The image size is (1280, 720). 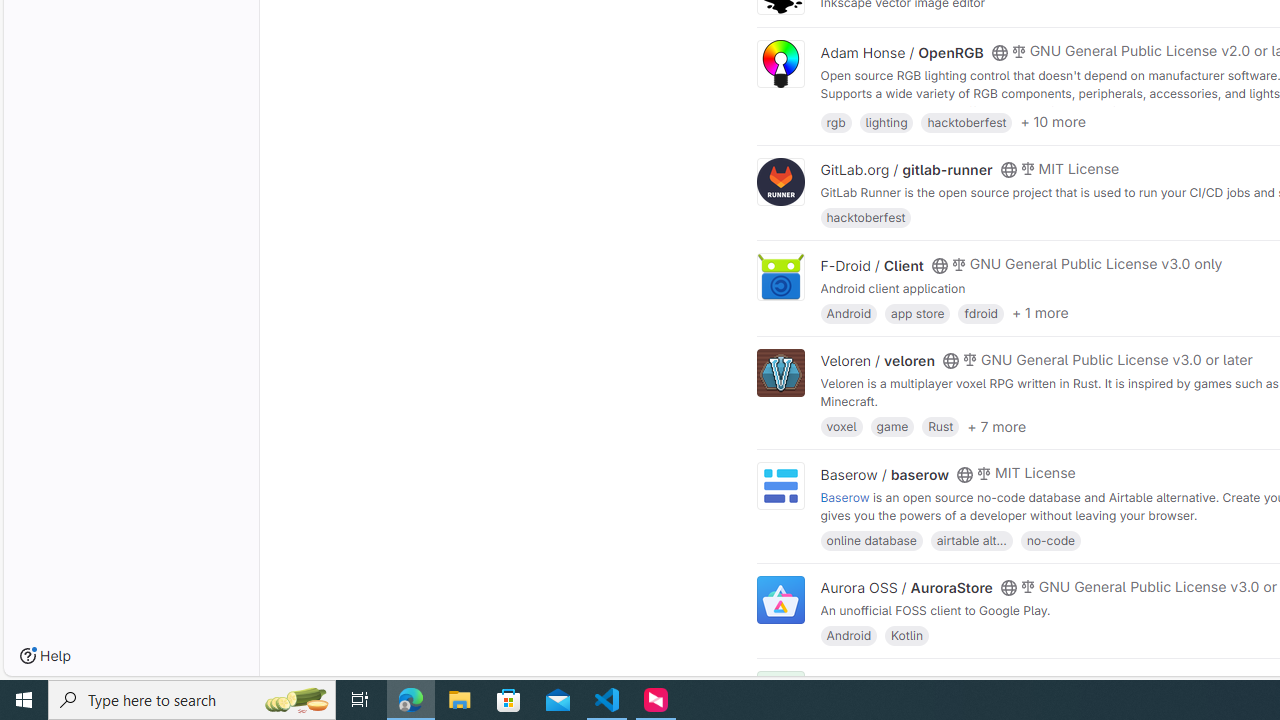 I want to click on '+ 1 more', so click(x=1040, y=313).